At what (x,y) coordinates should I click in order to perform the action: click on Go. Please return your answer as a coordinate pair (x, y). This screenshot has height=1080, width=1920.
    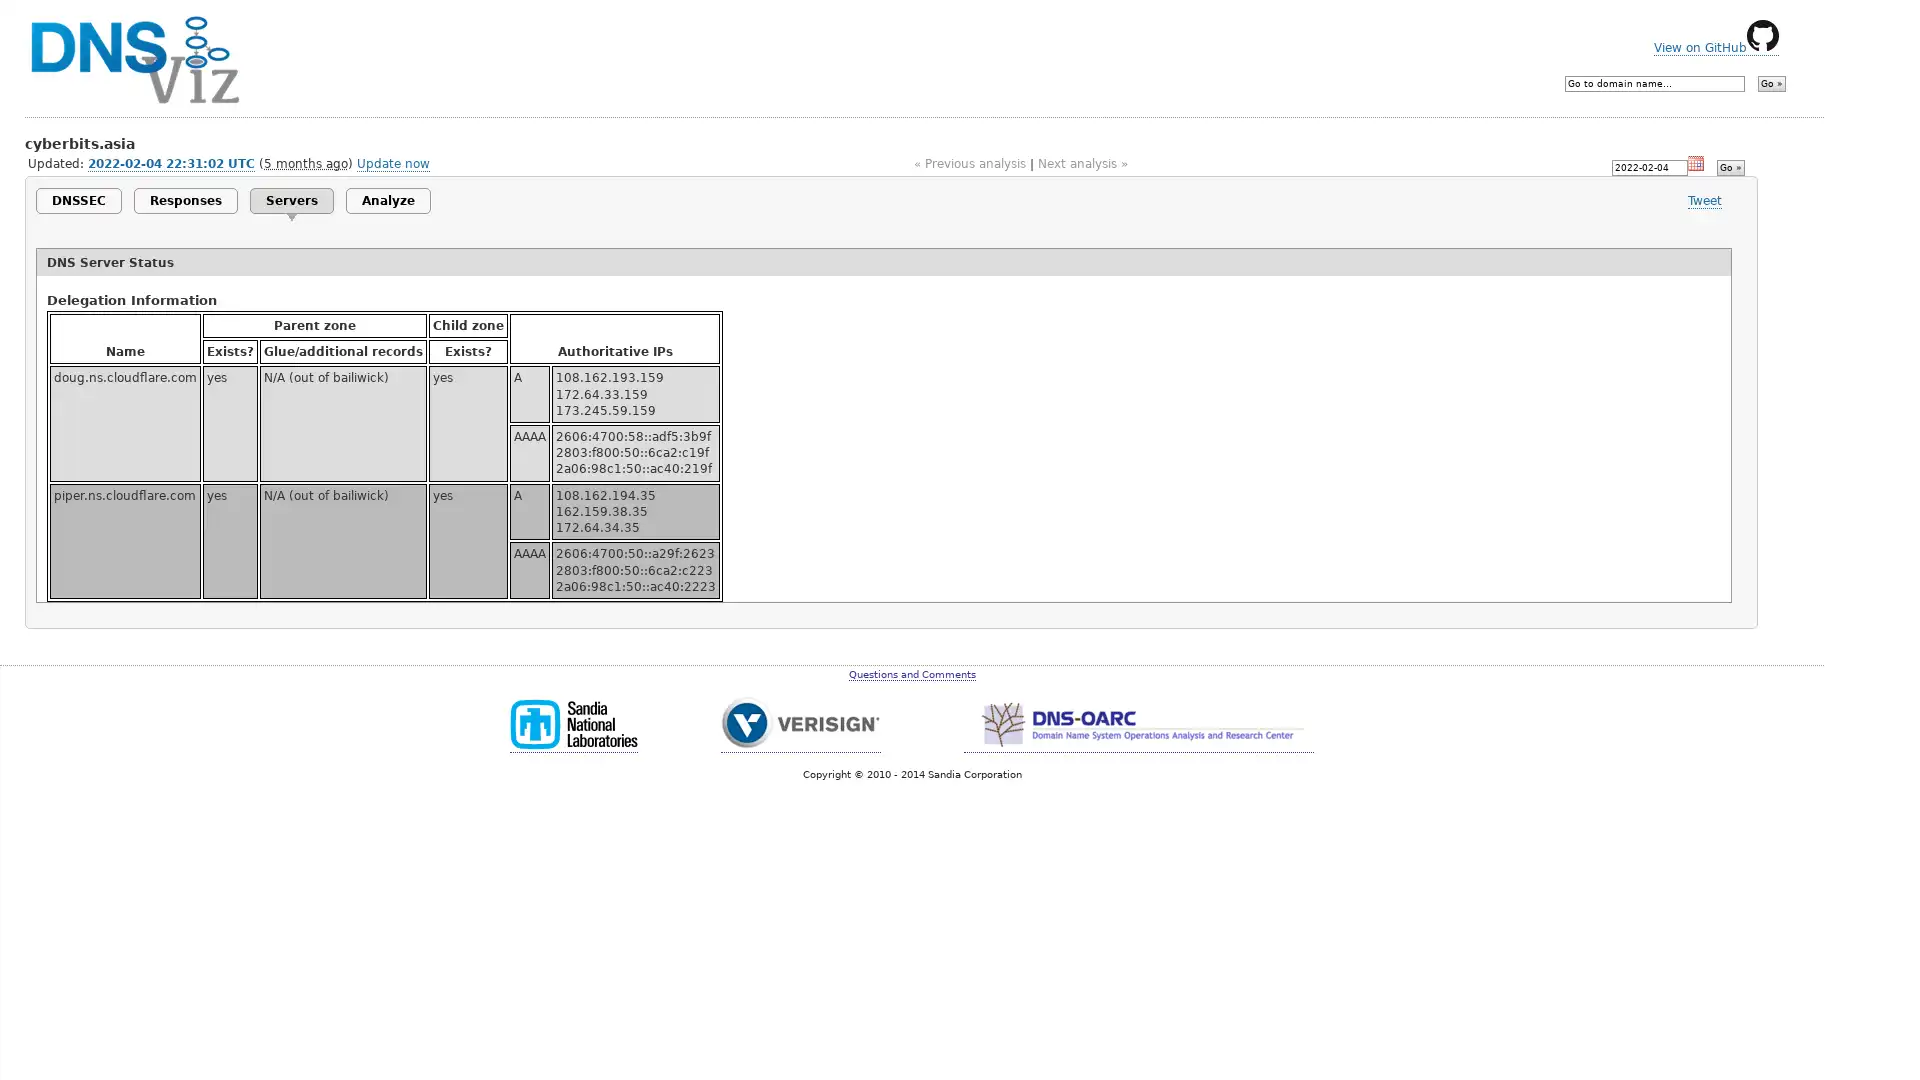
    Looking at the image, I should click on (1728, 165).